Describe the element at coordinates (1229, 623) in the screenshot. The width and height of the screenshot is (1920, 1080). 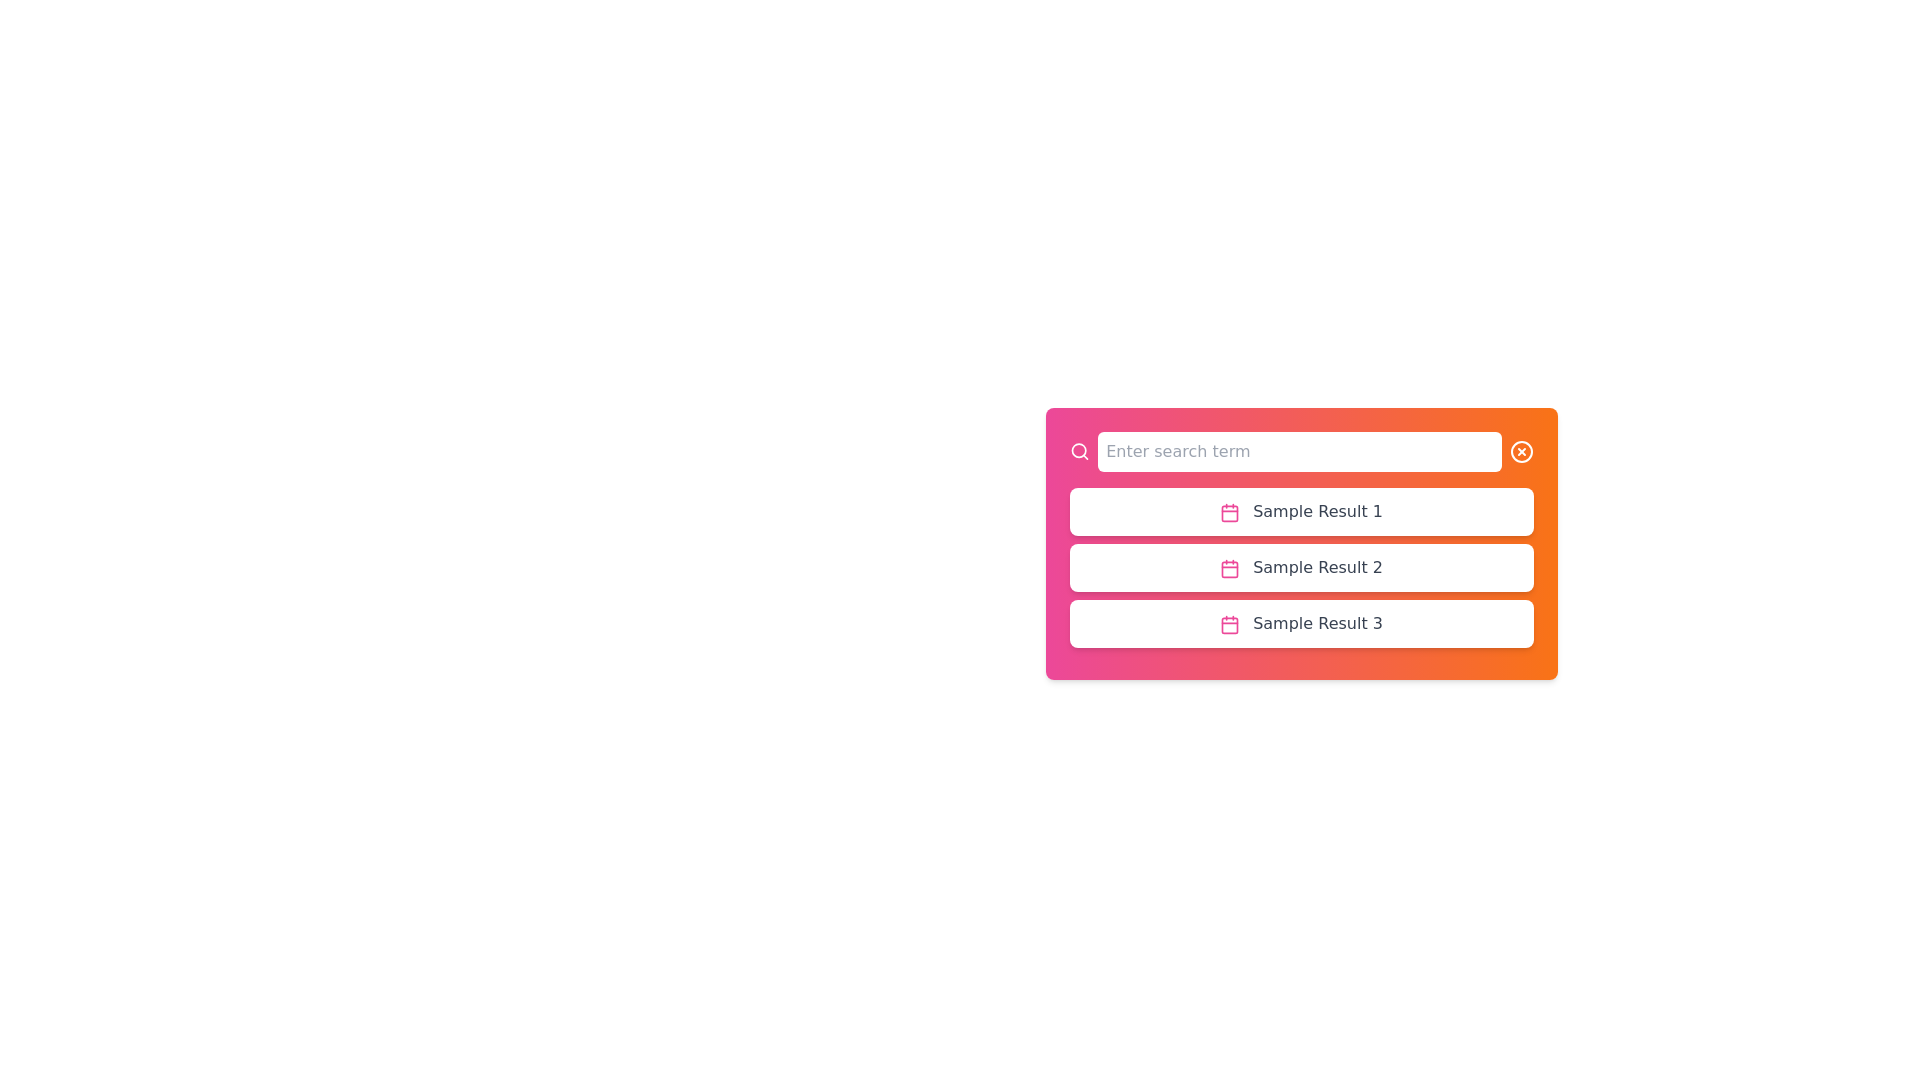
I see `the calendar icon located to the left of the text 'Sample Result 3' in the third row of the vertically stacked list of items` at that location.